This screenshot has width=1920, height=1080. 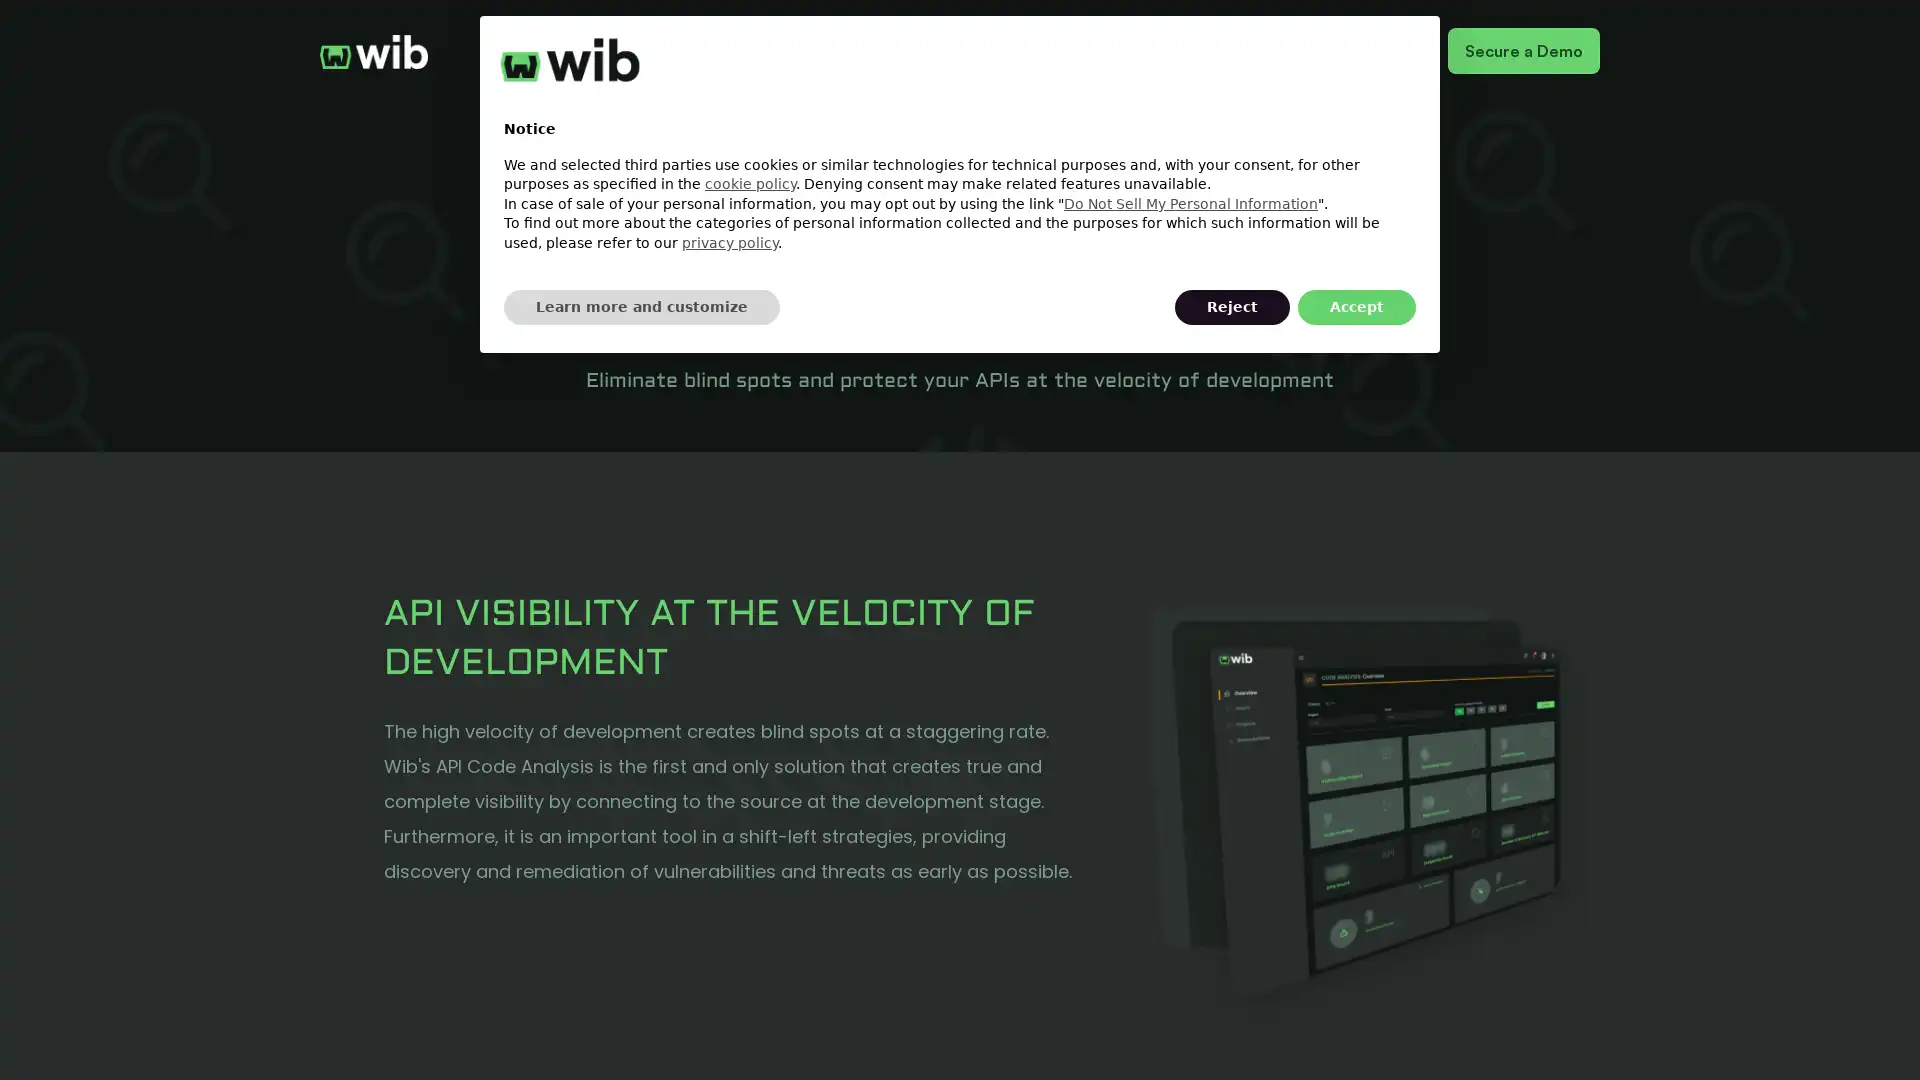 I want to click on Learn more and customize, so click(x=642, y=307).